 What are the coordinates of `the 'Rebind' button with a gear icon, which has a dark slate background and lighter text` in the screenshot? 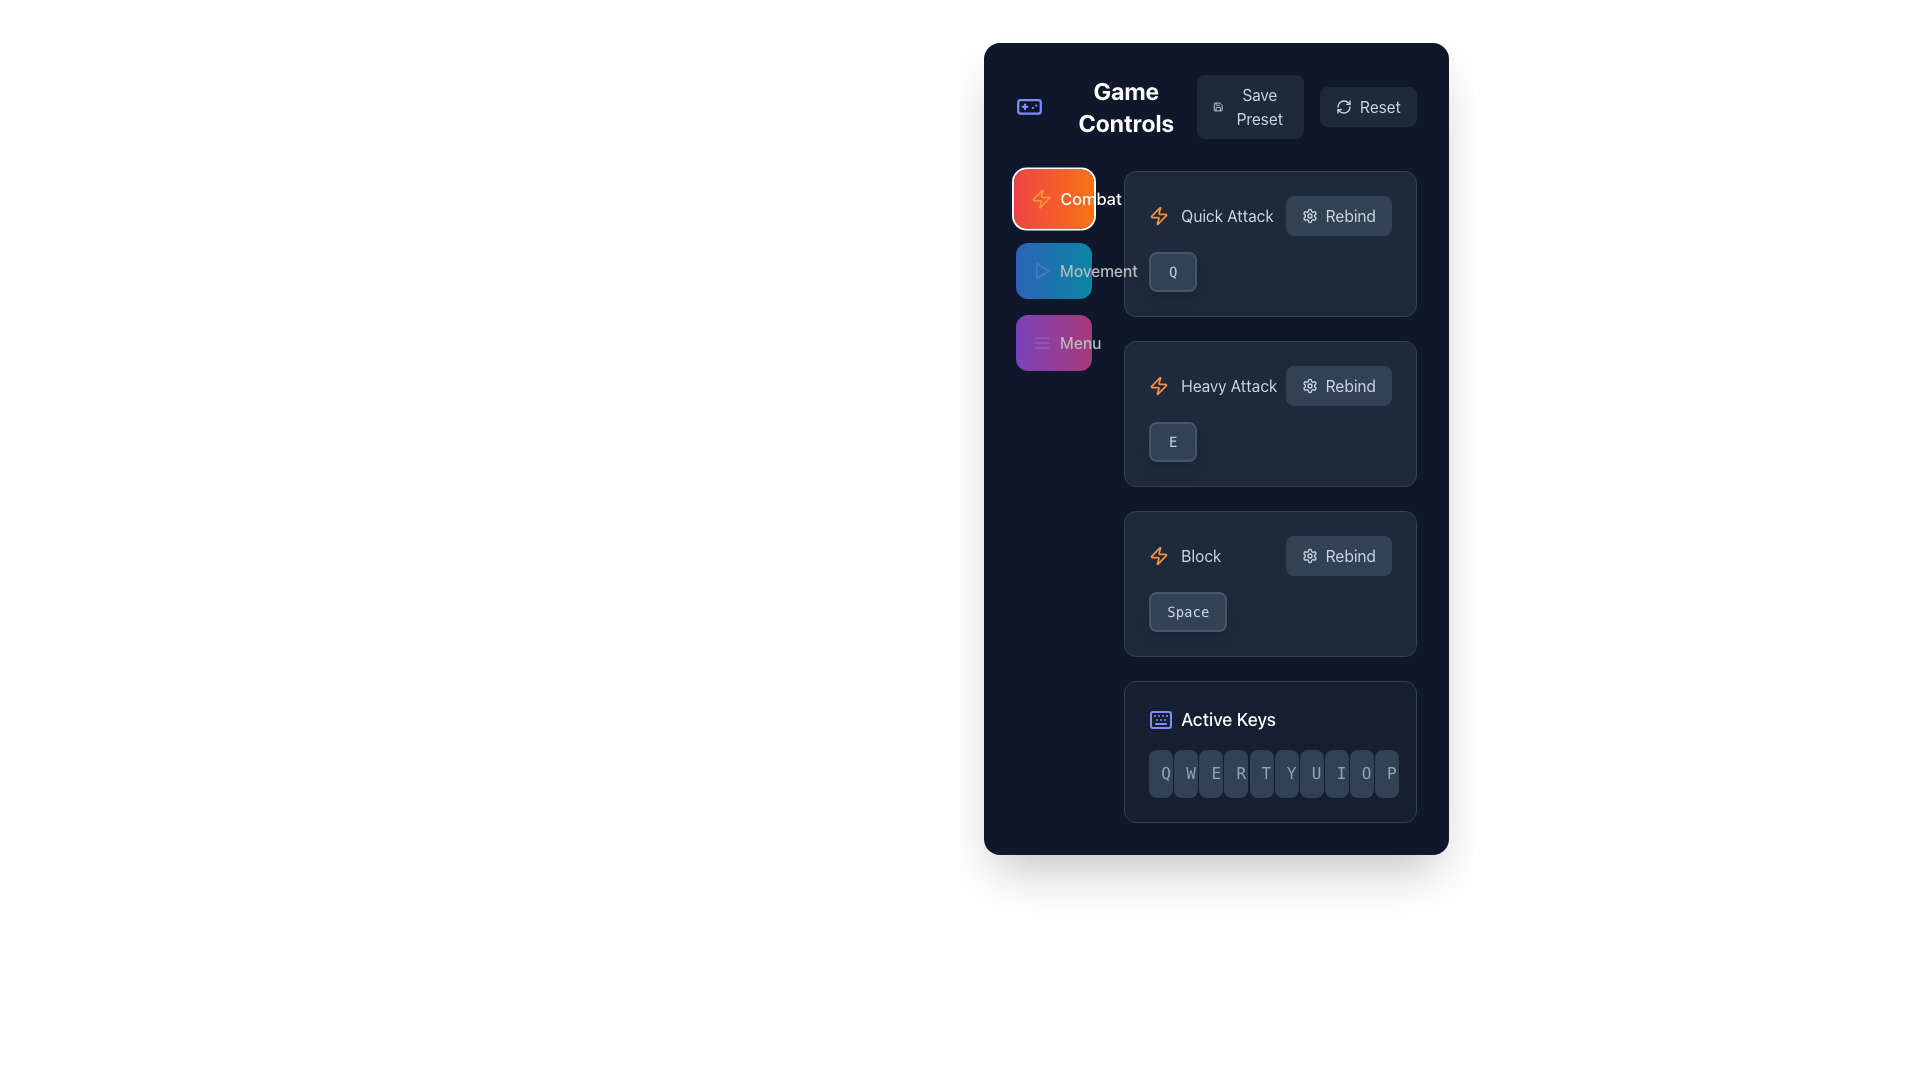 It's located at (1338, 555).